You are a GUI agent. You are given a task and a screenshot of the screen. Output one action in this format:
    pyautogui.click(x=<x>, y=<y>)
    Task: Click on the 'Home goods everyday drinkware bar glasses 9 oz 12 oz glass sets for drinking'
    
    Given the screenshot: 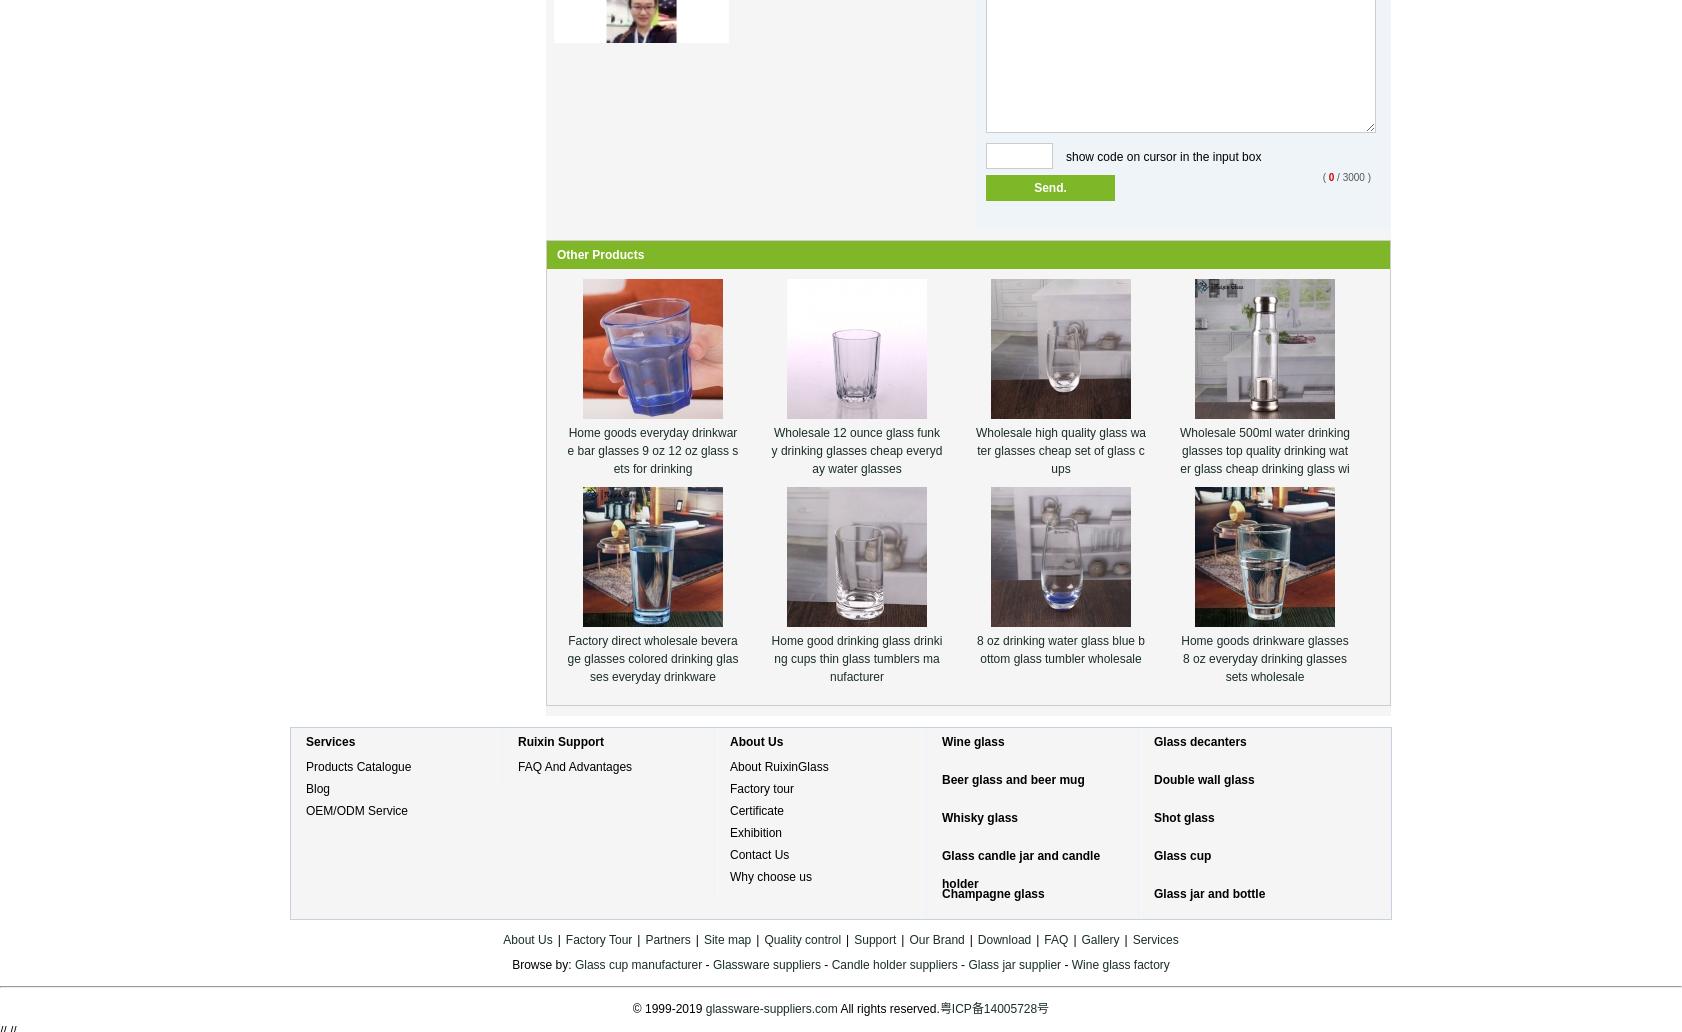 What is the action you would take?
    pyautogui.click(x=652, y=449)
    